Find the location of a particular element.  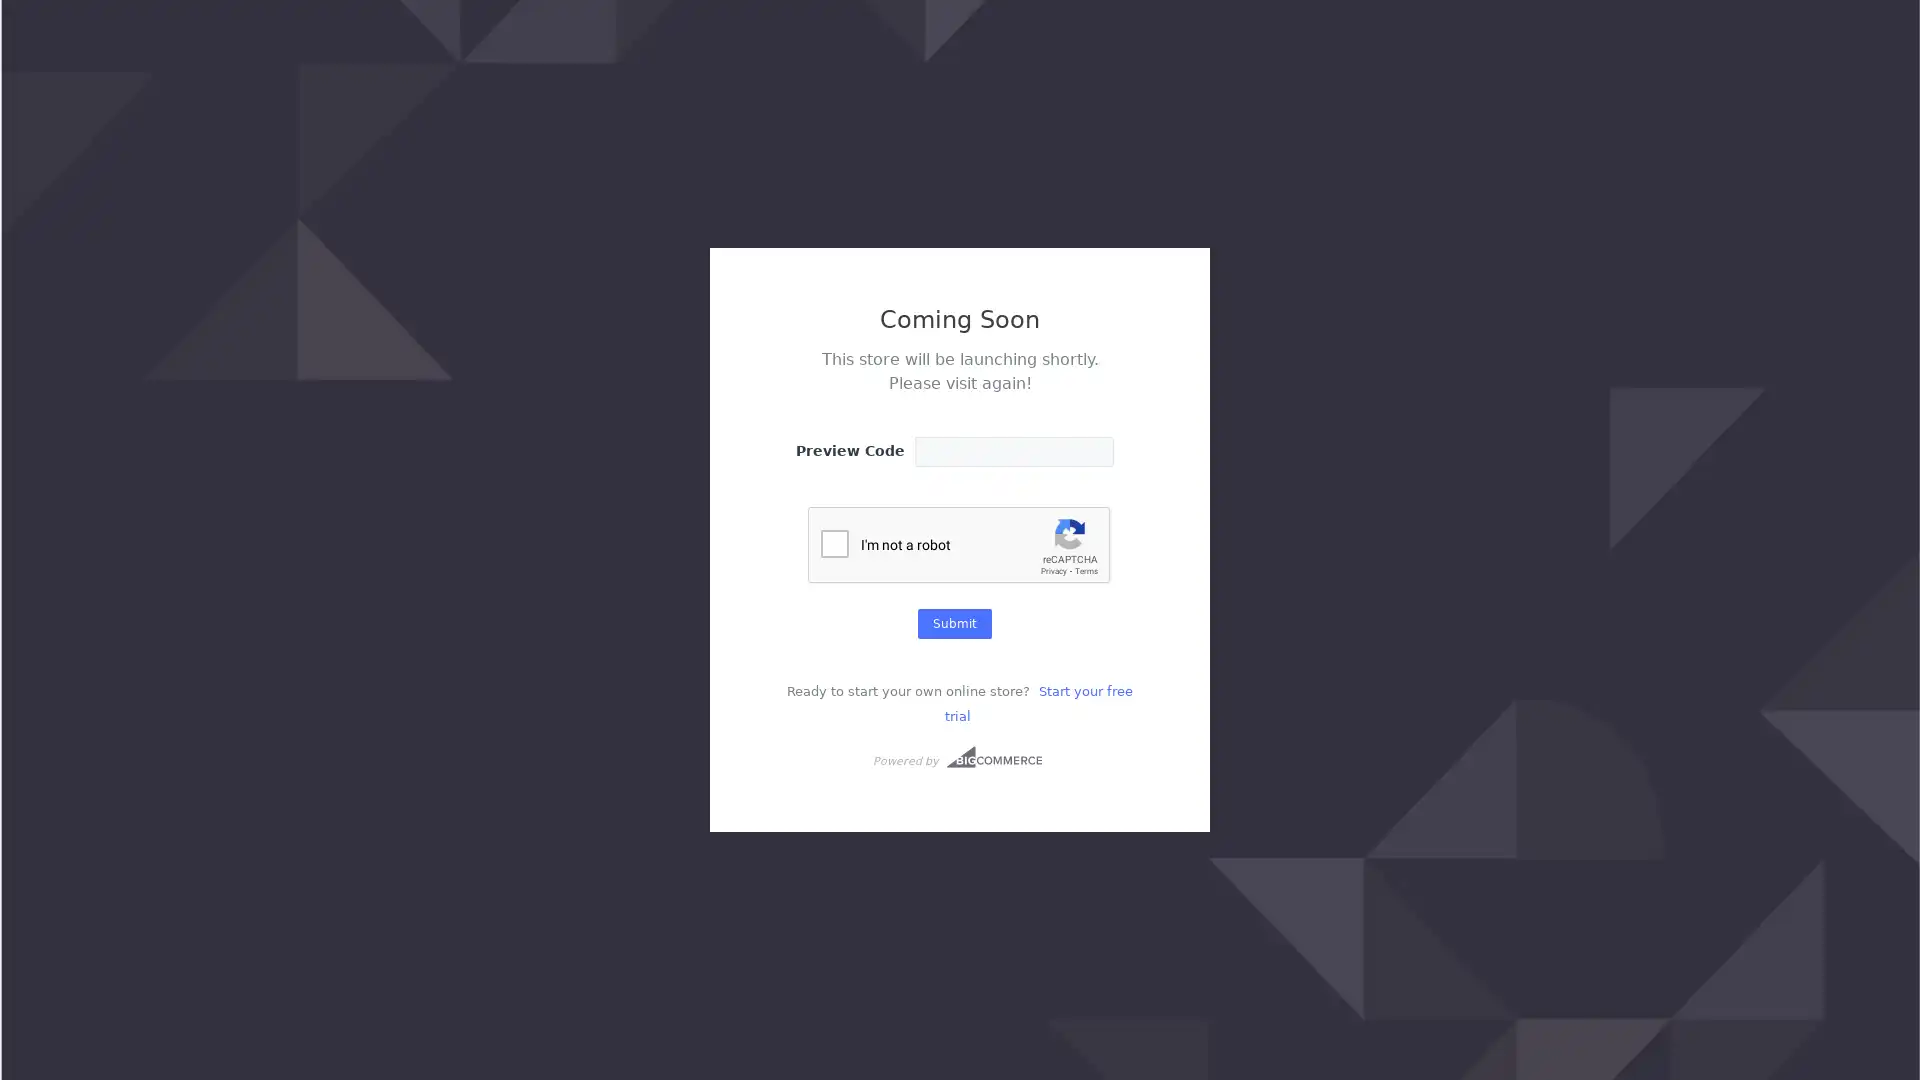

Submit is located at coordinates (954, 622).